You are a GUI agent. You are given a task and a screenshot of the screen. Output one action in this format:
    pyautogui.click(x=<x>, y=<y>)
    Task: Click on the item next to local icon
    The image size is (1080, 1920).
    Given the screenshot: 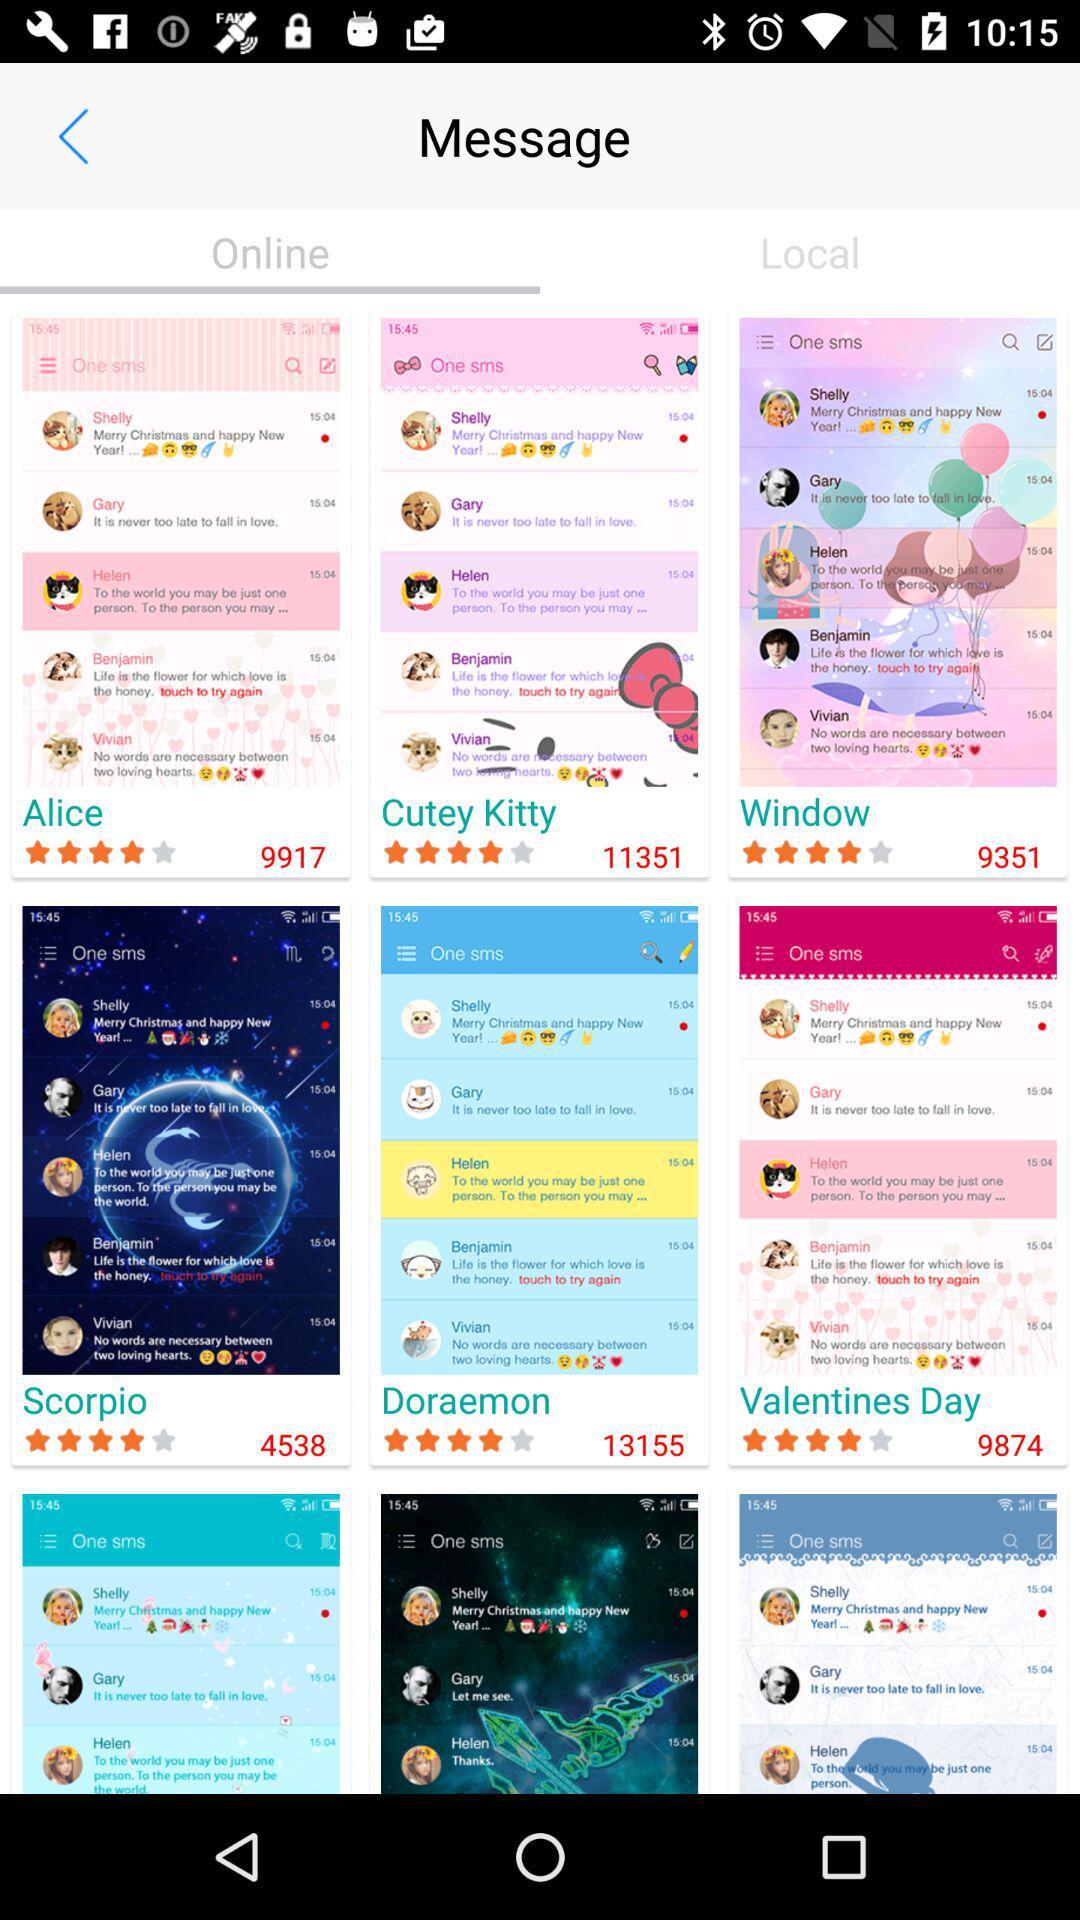 What is the action you would take?
    pyautogui.click(x=270, y=251)
    